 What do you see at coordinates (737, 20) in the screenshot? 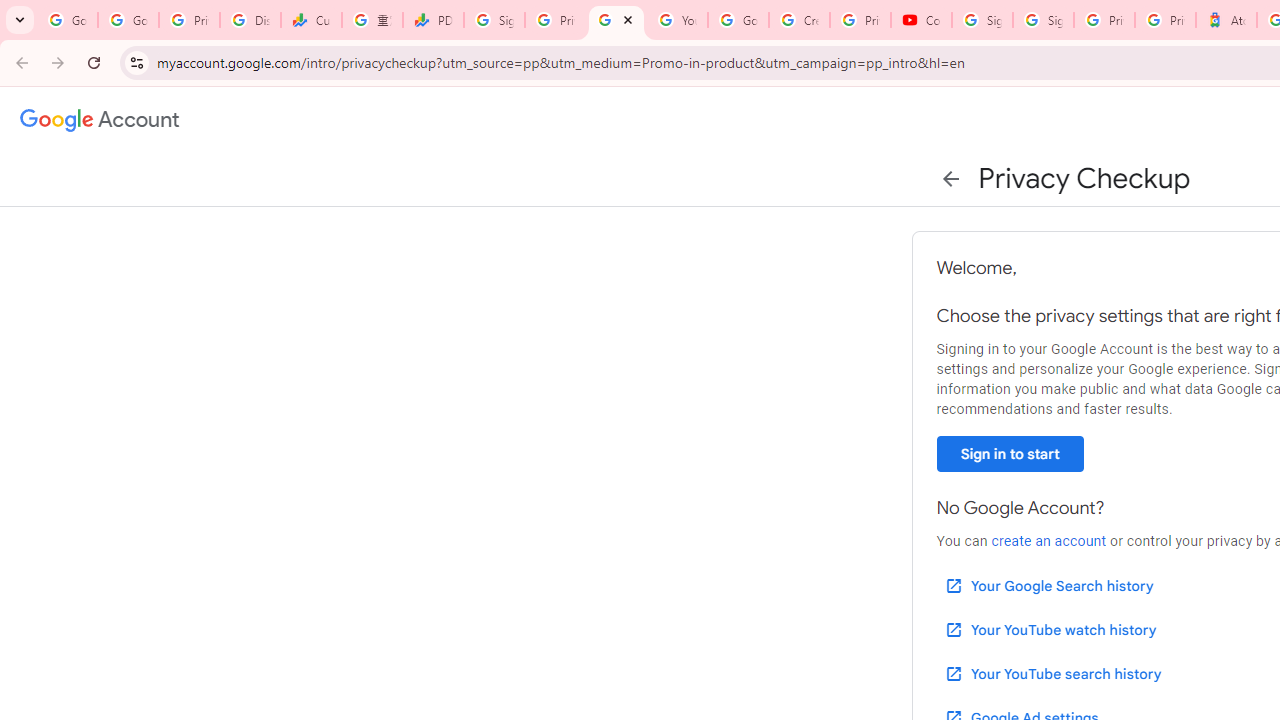
I see `'Google Account Help'` at bounding box center [737, 20].